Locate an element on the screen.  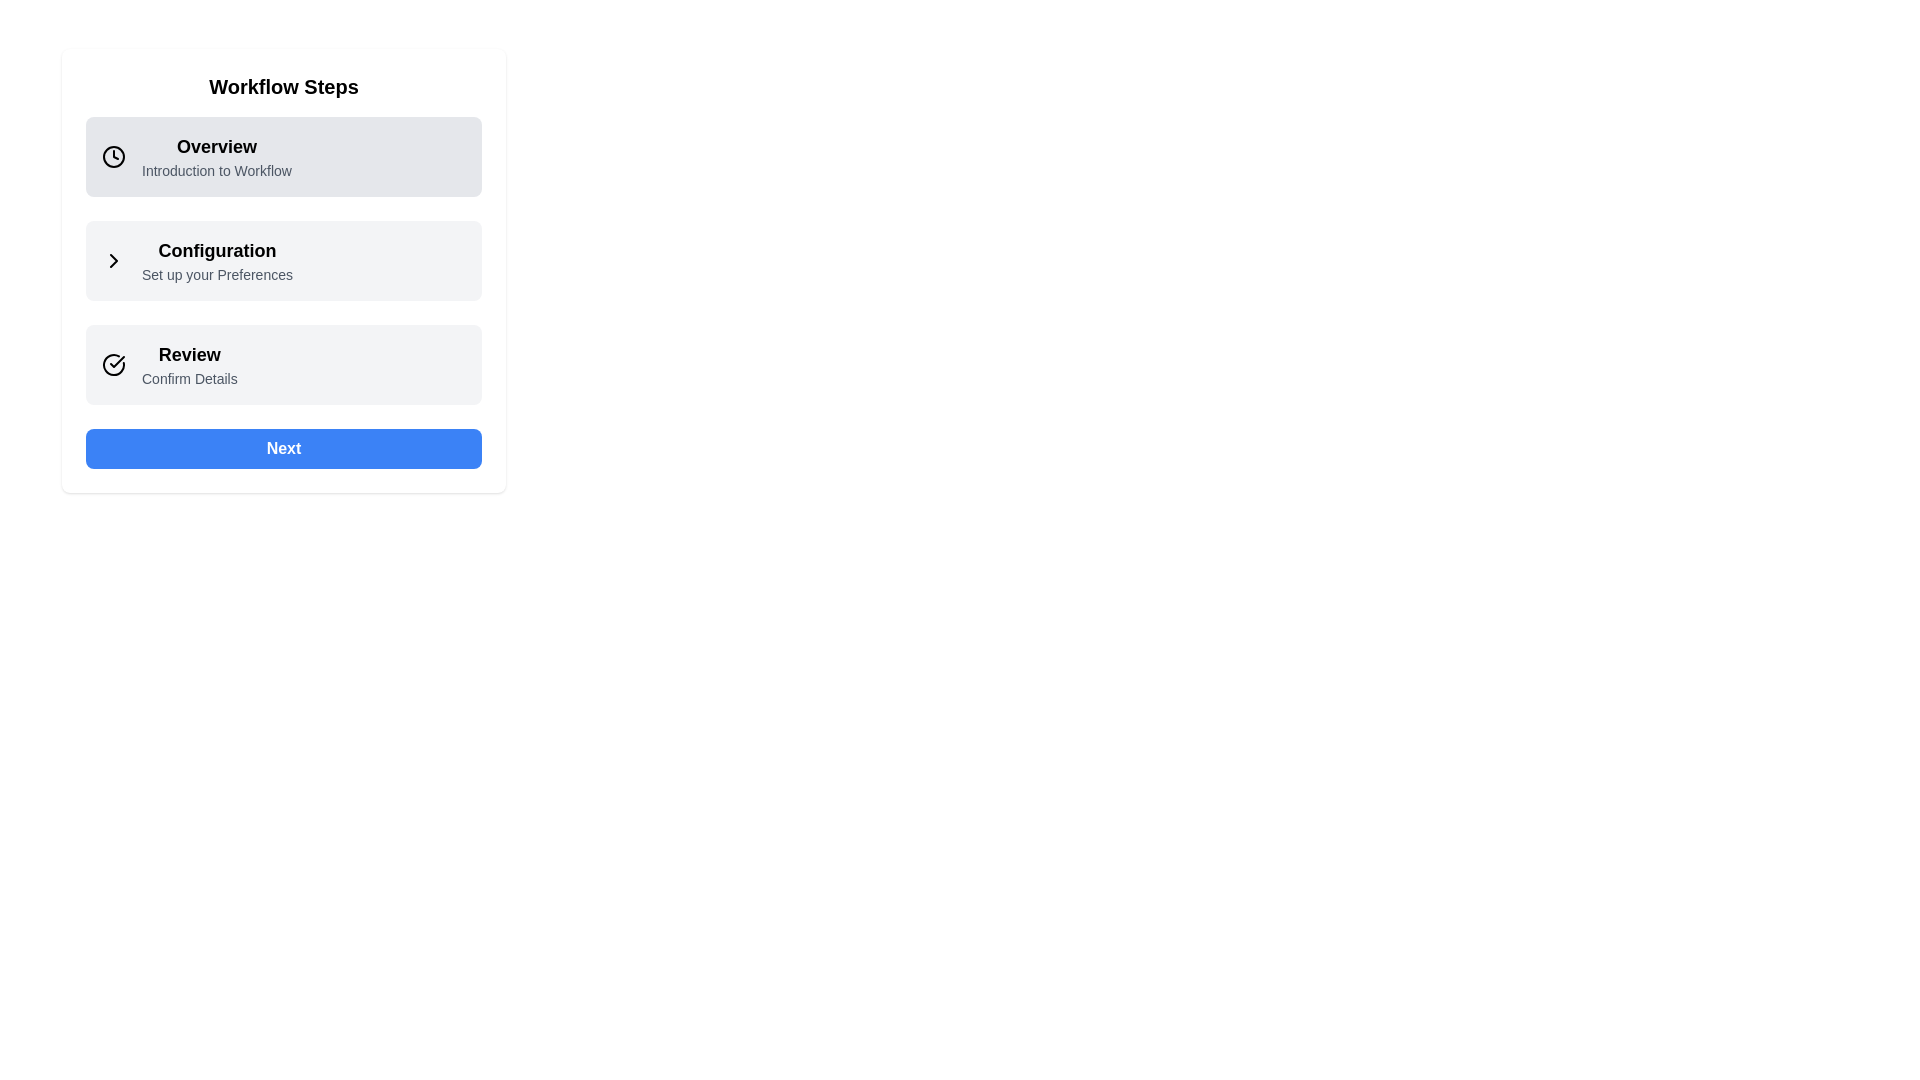
the circular checkmark icon located at the top left corner of the 'Review' section in the workflow listing is located at coordinates (120, 365).